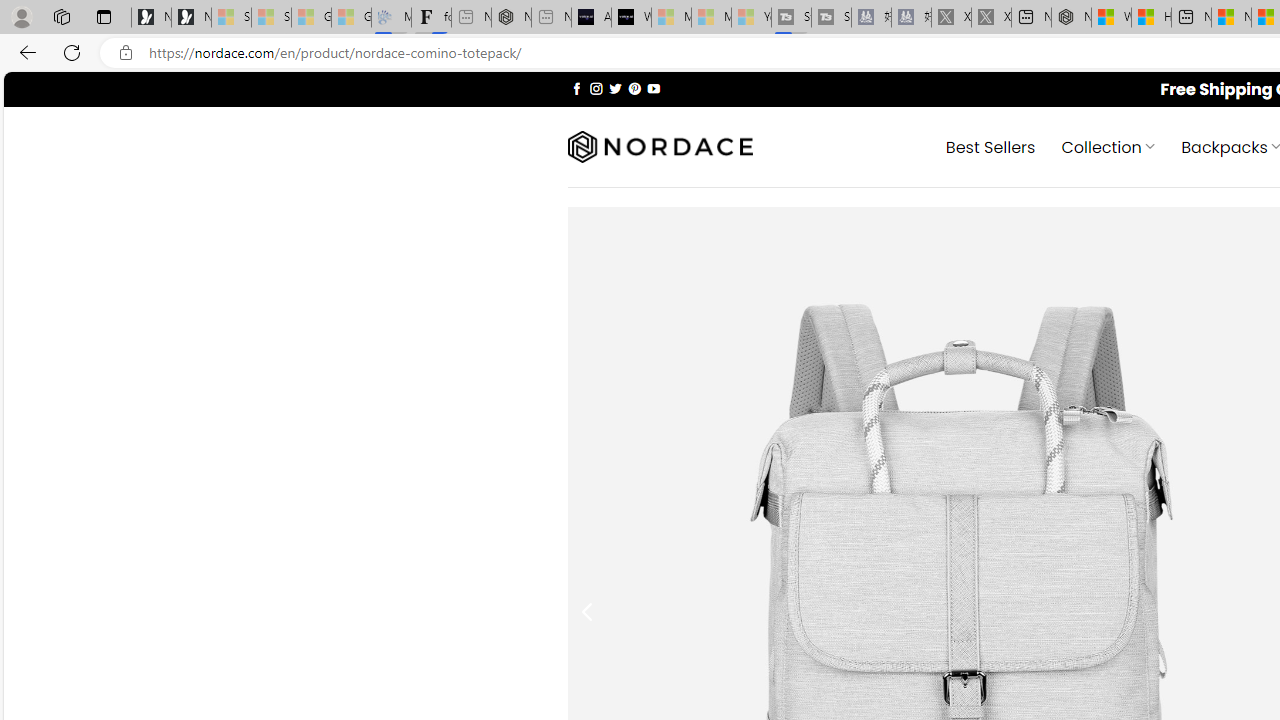 This screenshot has height=720, width=1280. What do you see at coordinates (711, 17) in the screenshot?
I see `'Microsoft Start - Sleeping'` at bounding box center [711, 17].